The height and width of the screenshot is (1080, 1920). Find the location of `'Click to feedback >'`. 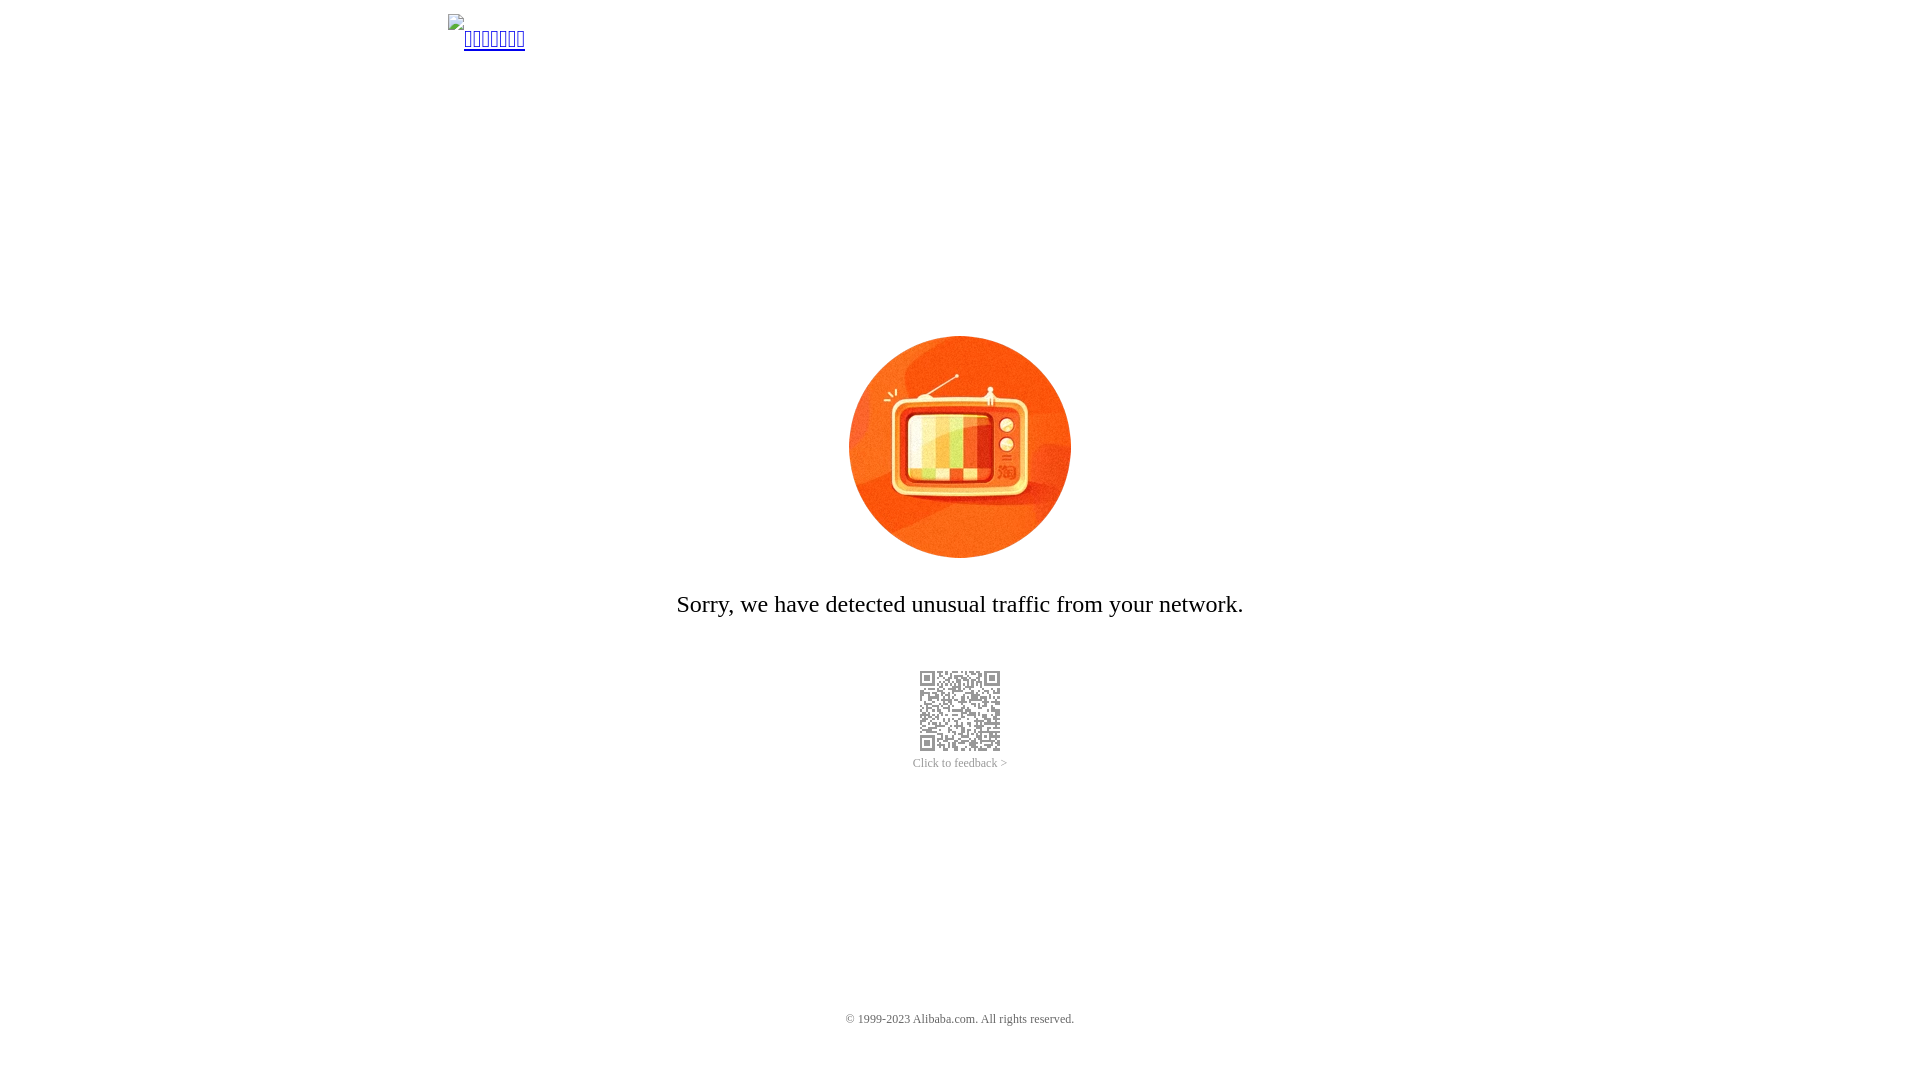

'Click to feedback >' is located at coordinates (960, 763).